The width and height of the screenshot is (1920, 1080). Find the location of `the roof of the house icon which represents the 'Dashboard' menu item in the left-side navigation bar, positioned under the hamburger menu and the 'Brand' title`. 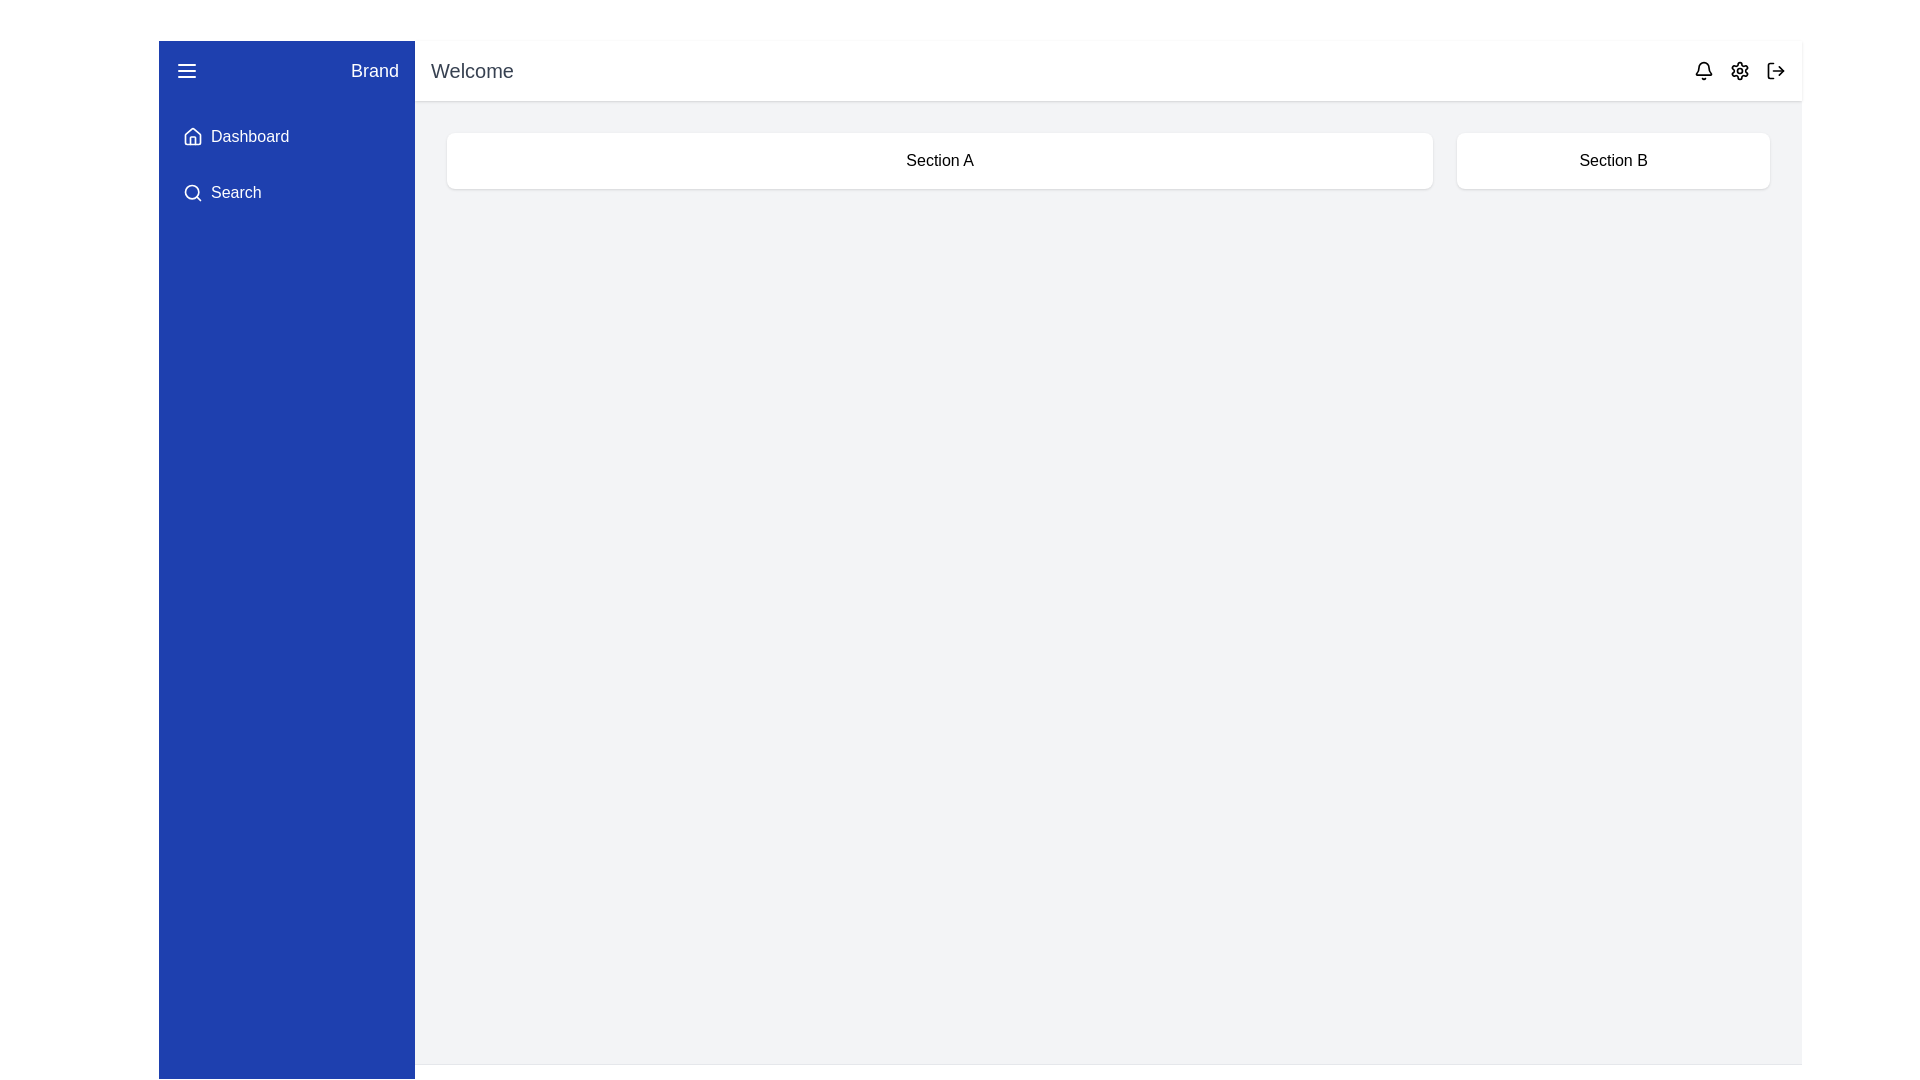

the roof of the house icon which represents the 'Dashboard' menu item in the left-side navigation bar, positioned under the hamburger menu and the 'Brand' title is located at coordinates (192, 135).